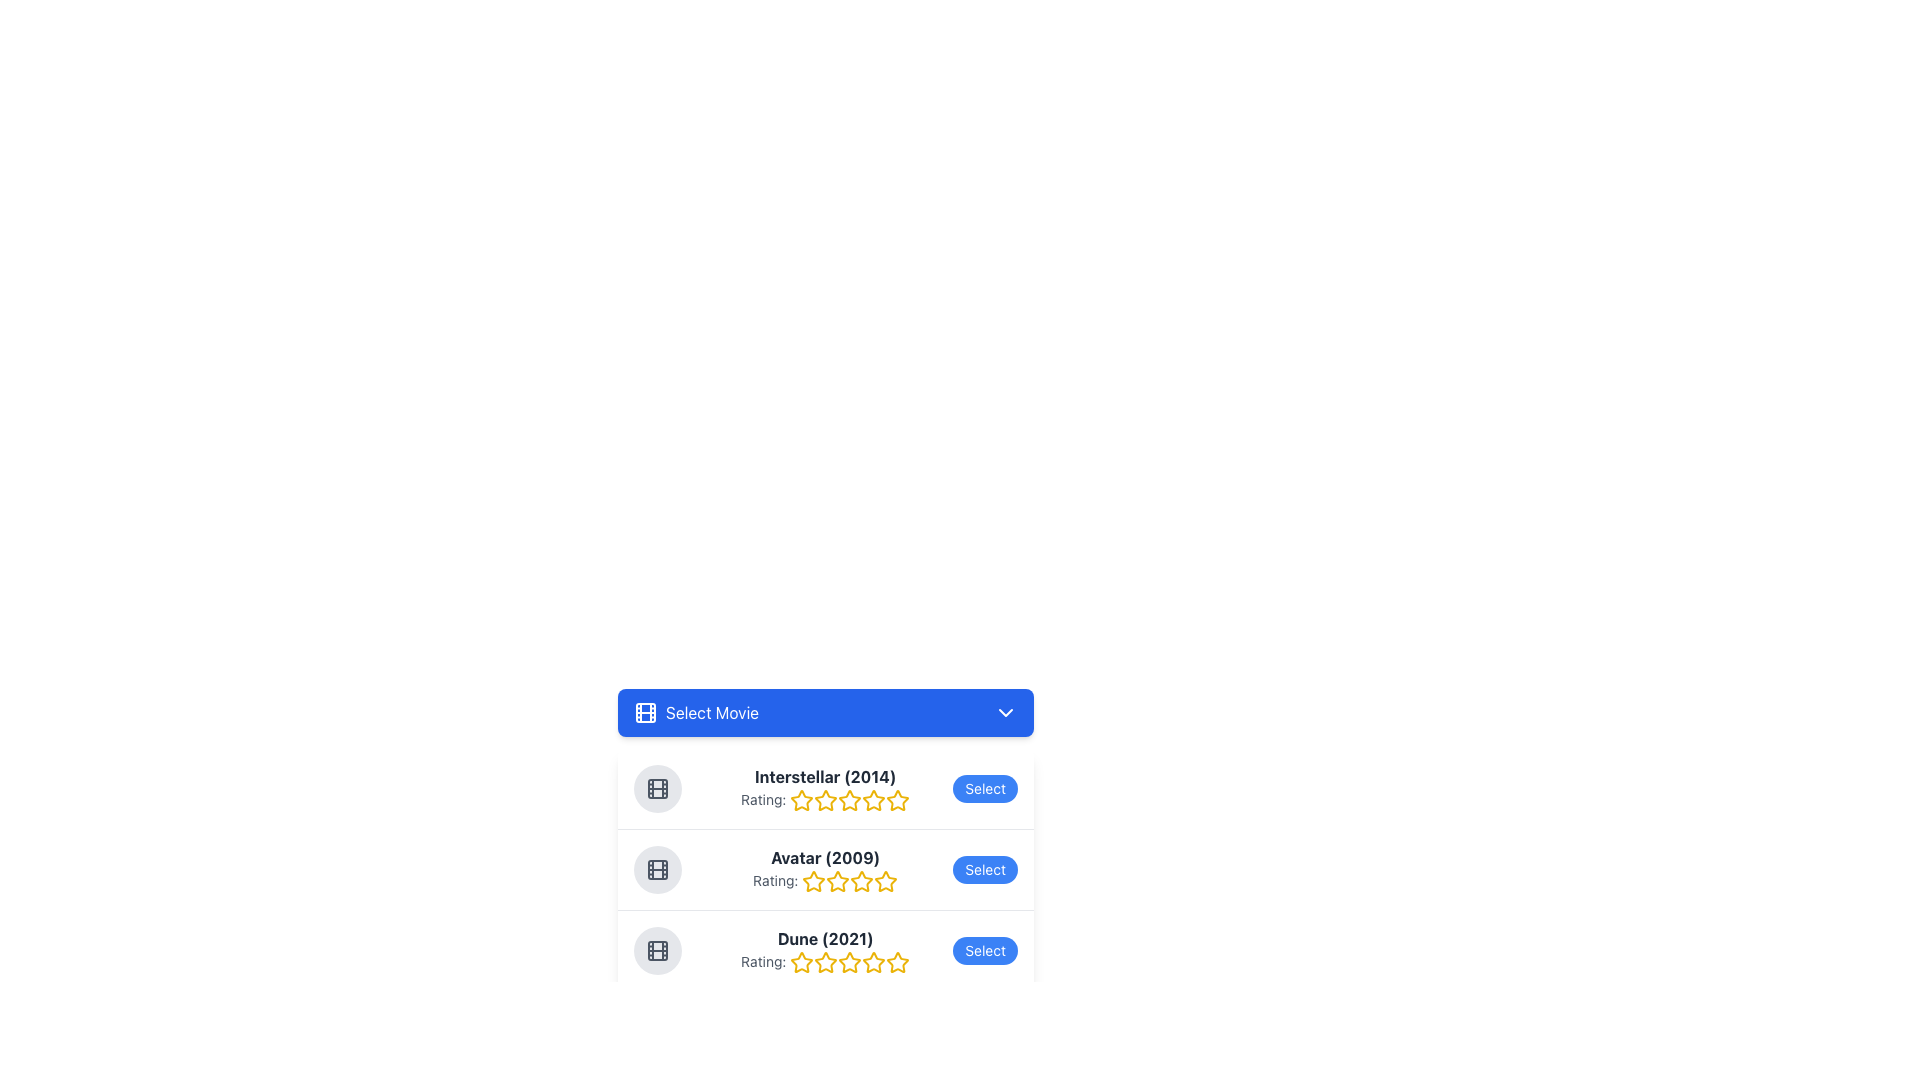 The image size is (1920, 1080). What do you see at coordinates (825, 868) in the screenshot?
I see `the 'Avatar (2009)' movie list item` at bounding box center [825, 868].